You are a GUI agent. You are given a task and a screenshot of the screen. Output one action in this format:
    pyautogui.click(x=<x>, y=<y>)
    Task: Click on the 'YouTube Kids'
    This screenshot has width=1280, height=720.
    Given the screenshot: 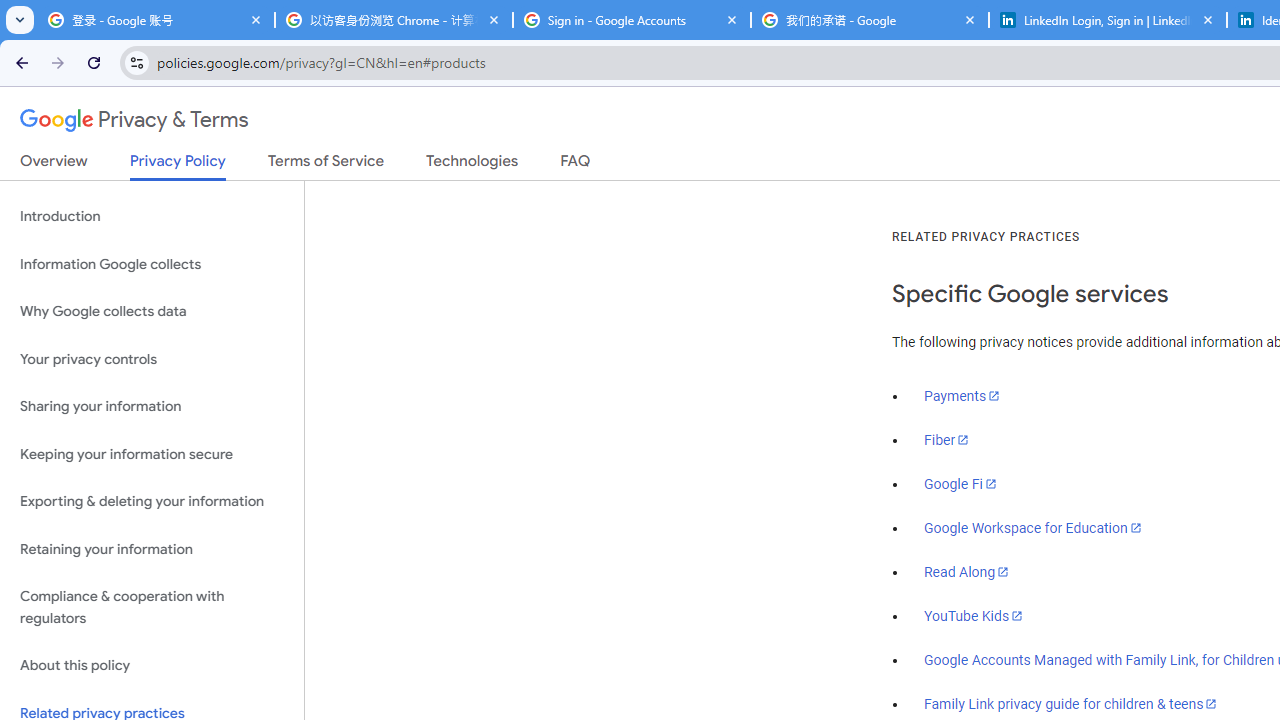 What is the action you would take?
    pyautogui.click(x=974, y=614)
    